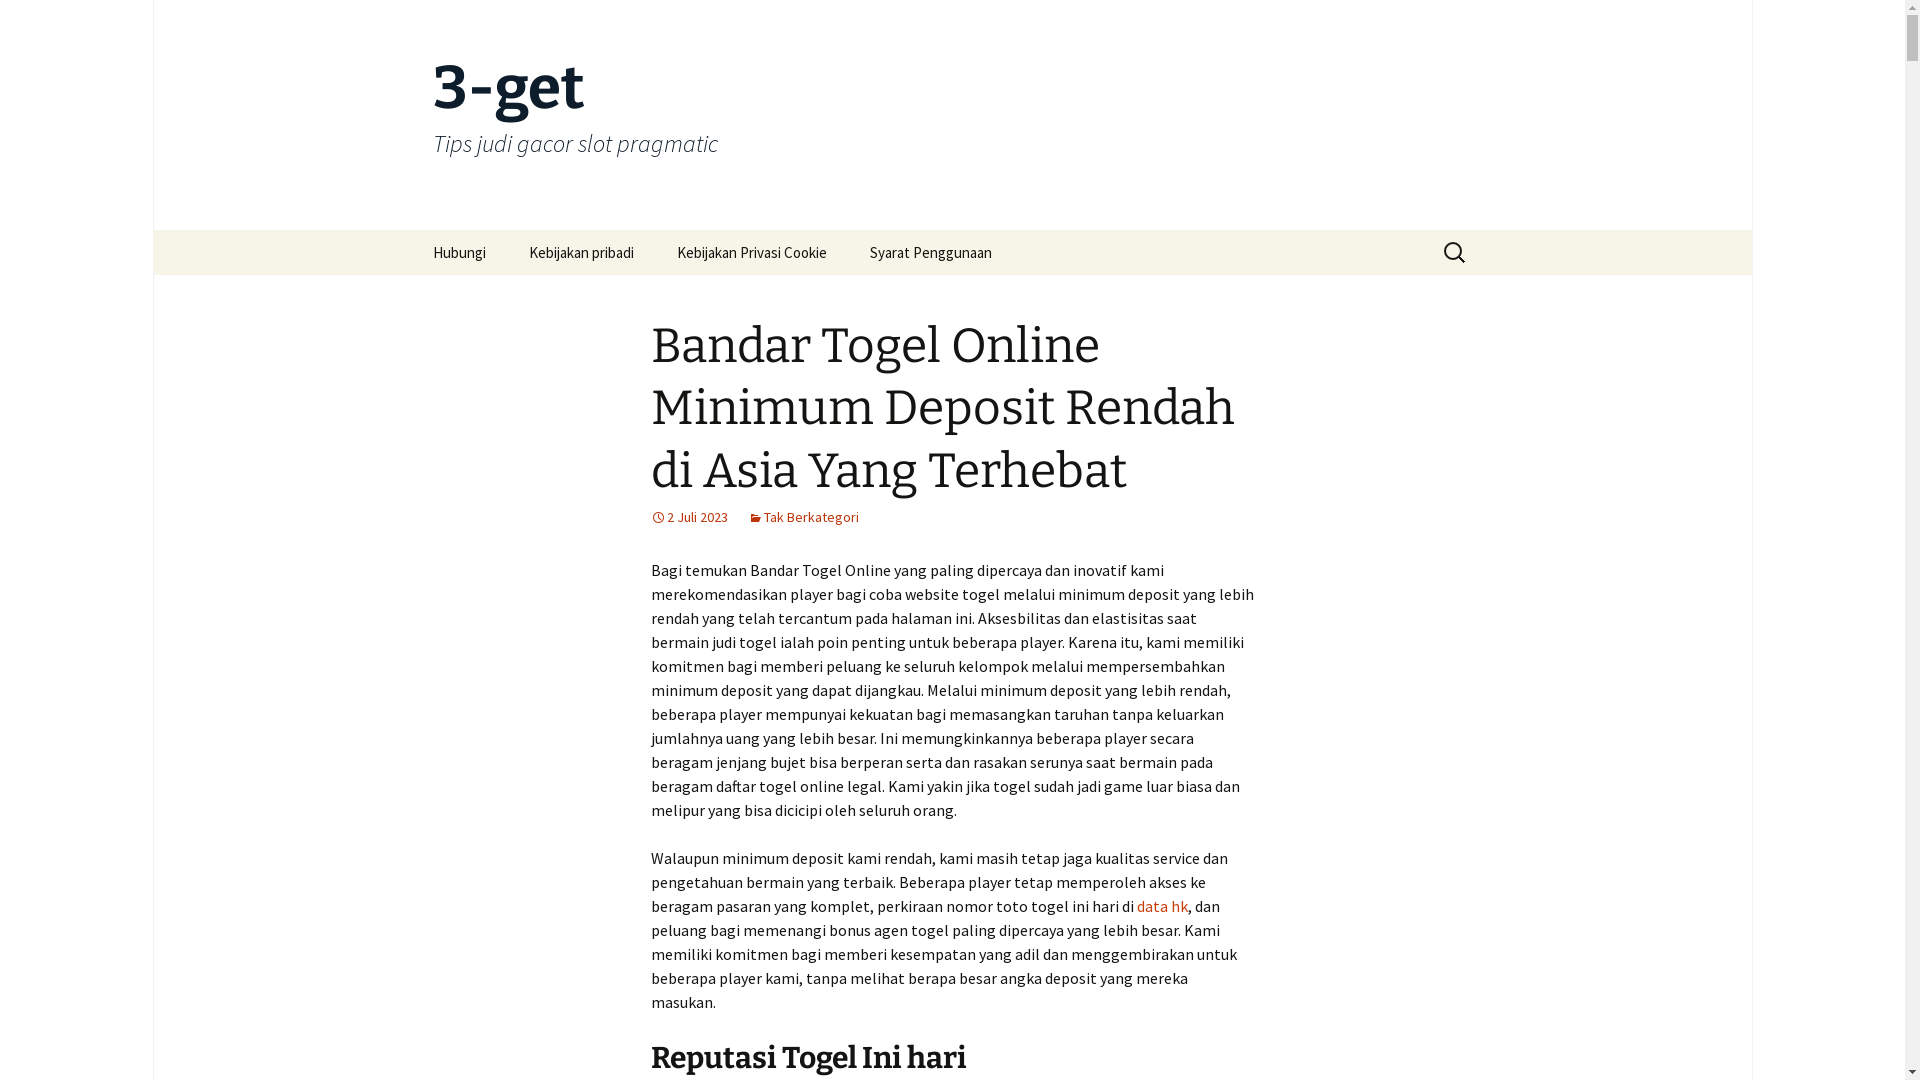  What do you see at coordinates (457, 251) in the screenshot?
I see `'Hubungi'` at bounding box center [457, 251].